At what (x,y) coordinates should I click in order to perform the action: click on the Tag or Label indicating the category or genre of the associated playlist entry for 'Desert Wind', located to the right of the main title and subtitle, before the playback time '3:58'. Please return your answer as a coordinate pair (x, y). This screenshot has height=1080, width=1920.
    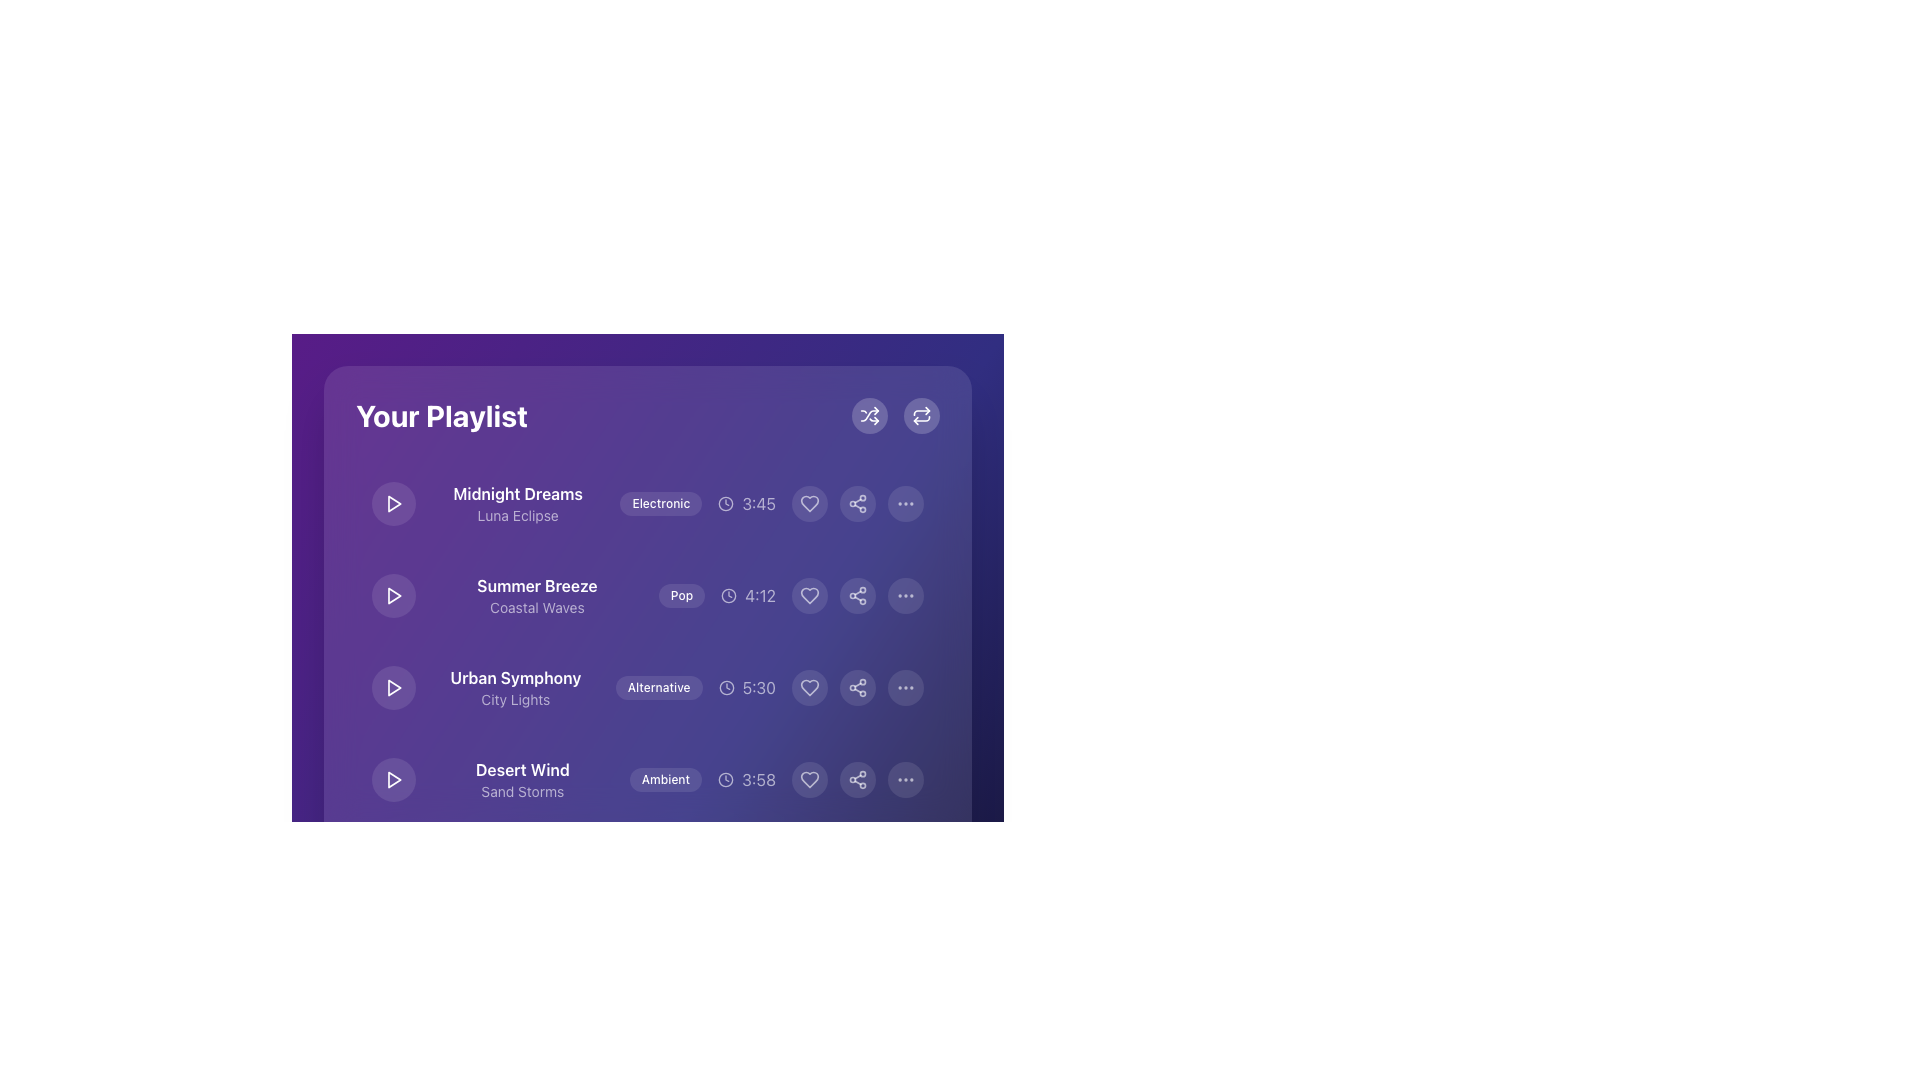
    Looking at the image, I should click on (665, 778).